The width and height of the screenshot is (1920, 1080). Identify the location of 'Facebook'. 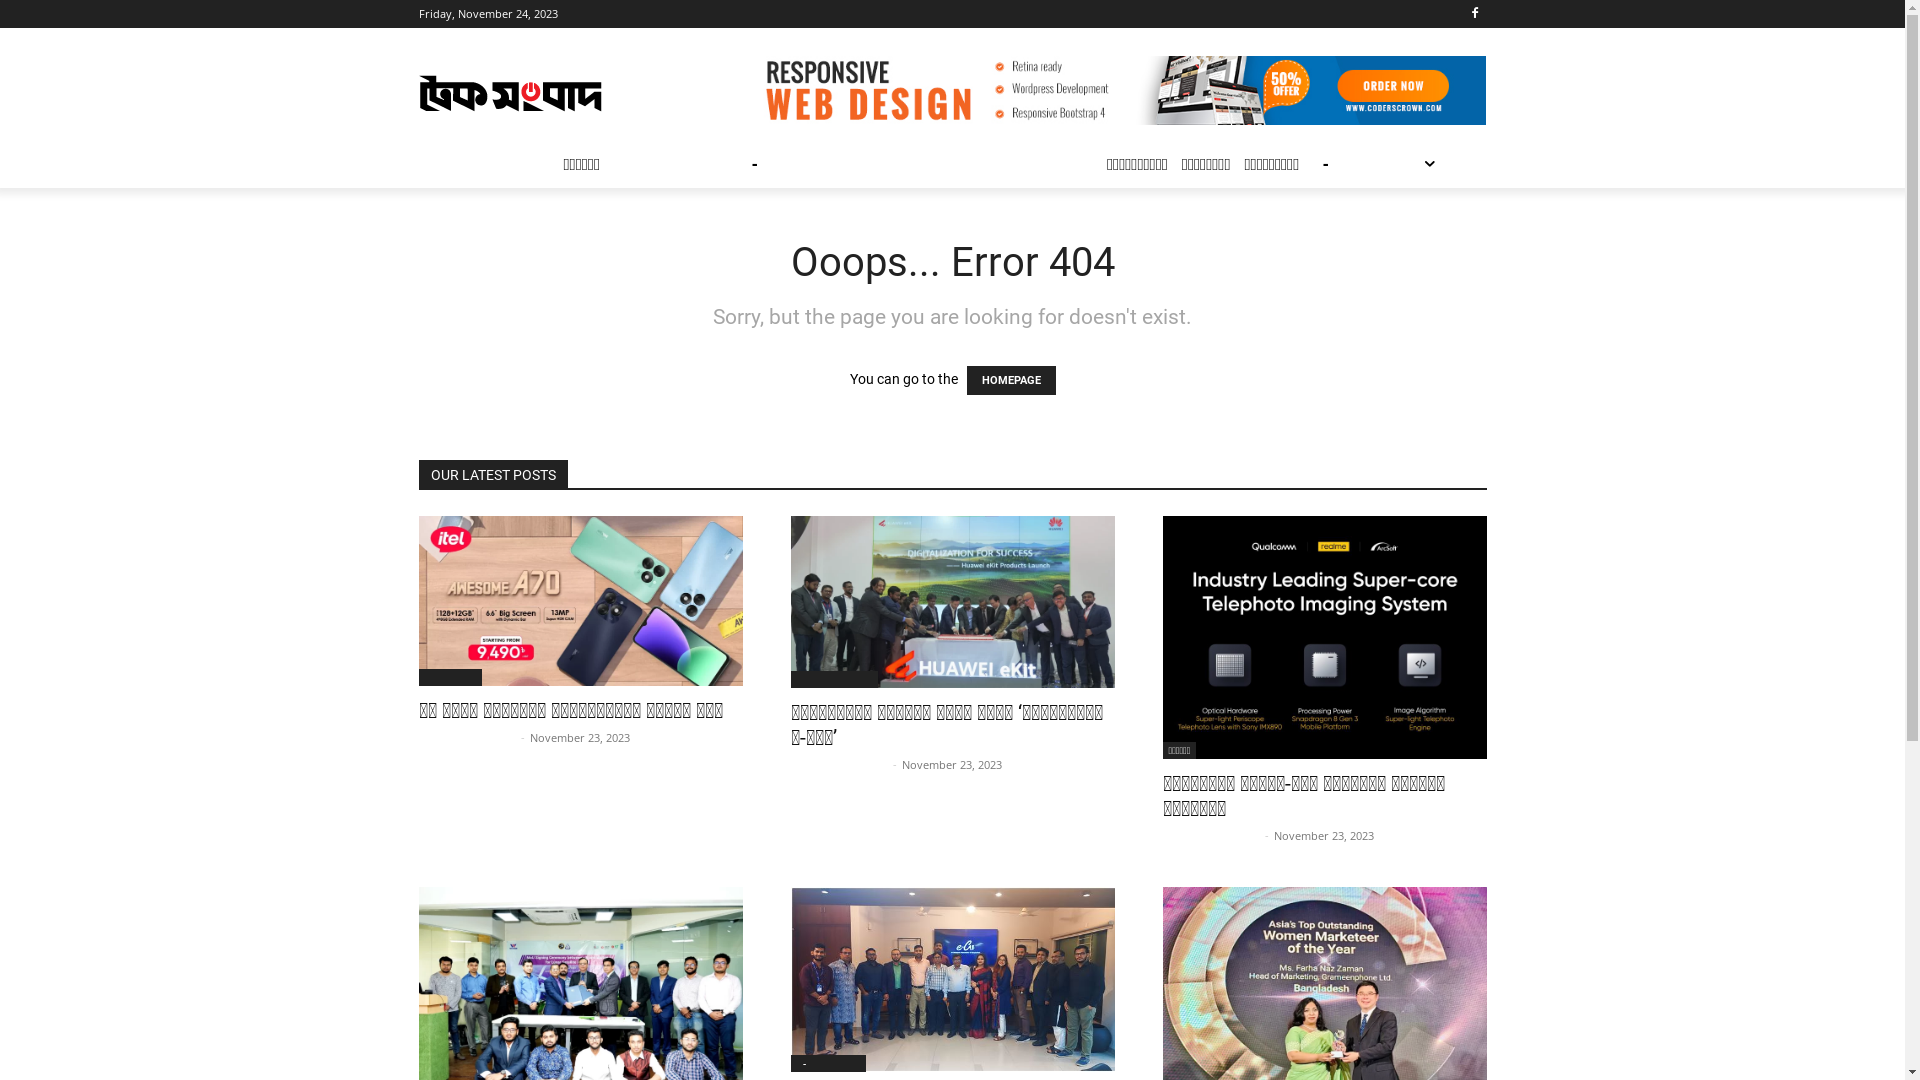
(1475, 13).